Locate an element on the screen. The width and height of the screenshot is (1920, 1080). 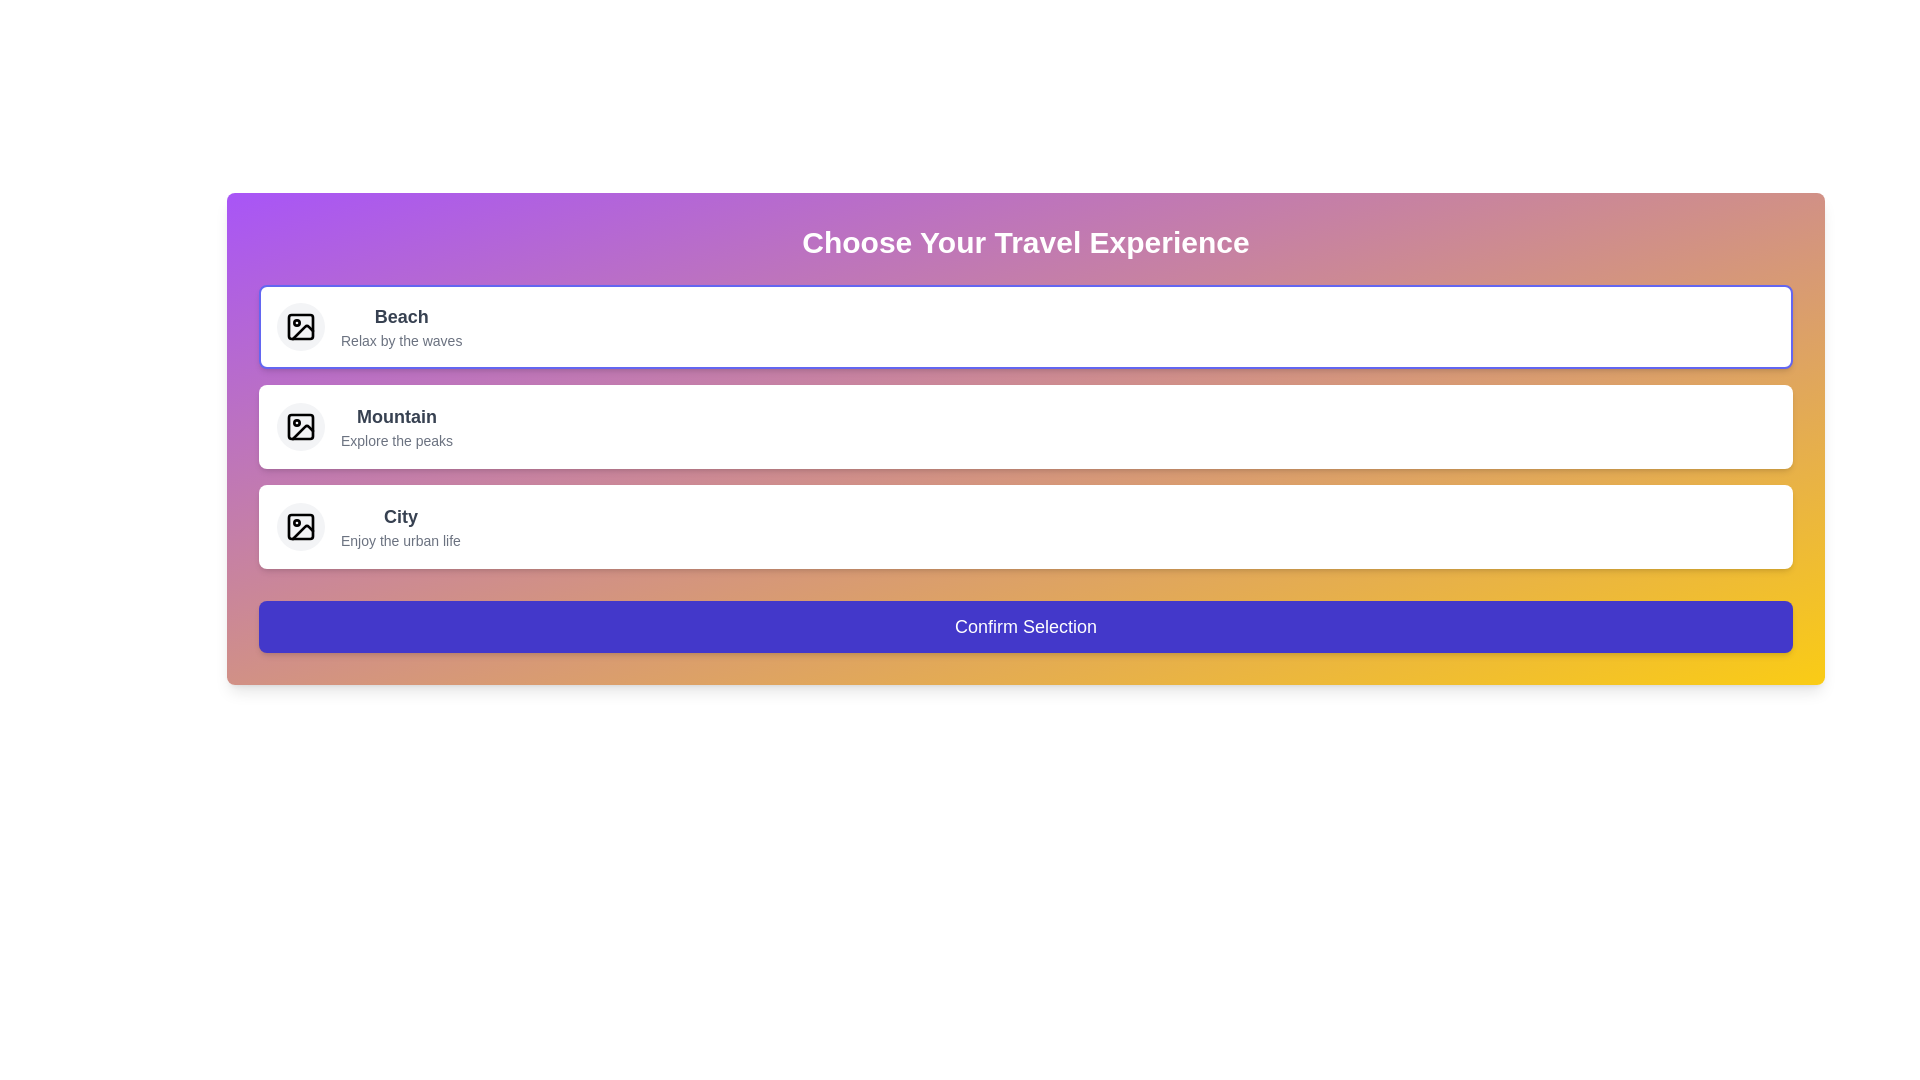
the 'Beach' text description element, which is part of the interactive selection process for travel experiences and located to the right of the circular icon is located at coordinates (400, 326).